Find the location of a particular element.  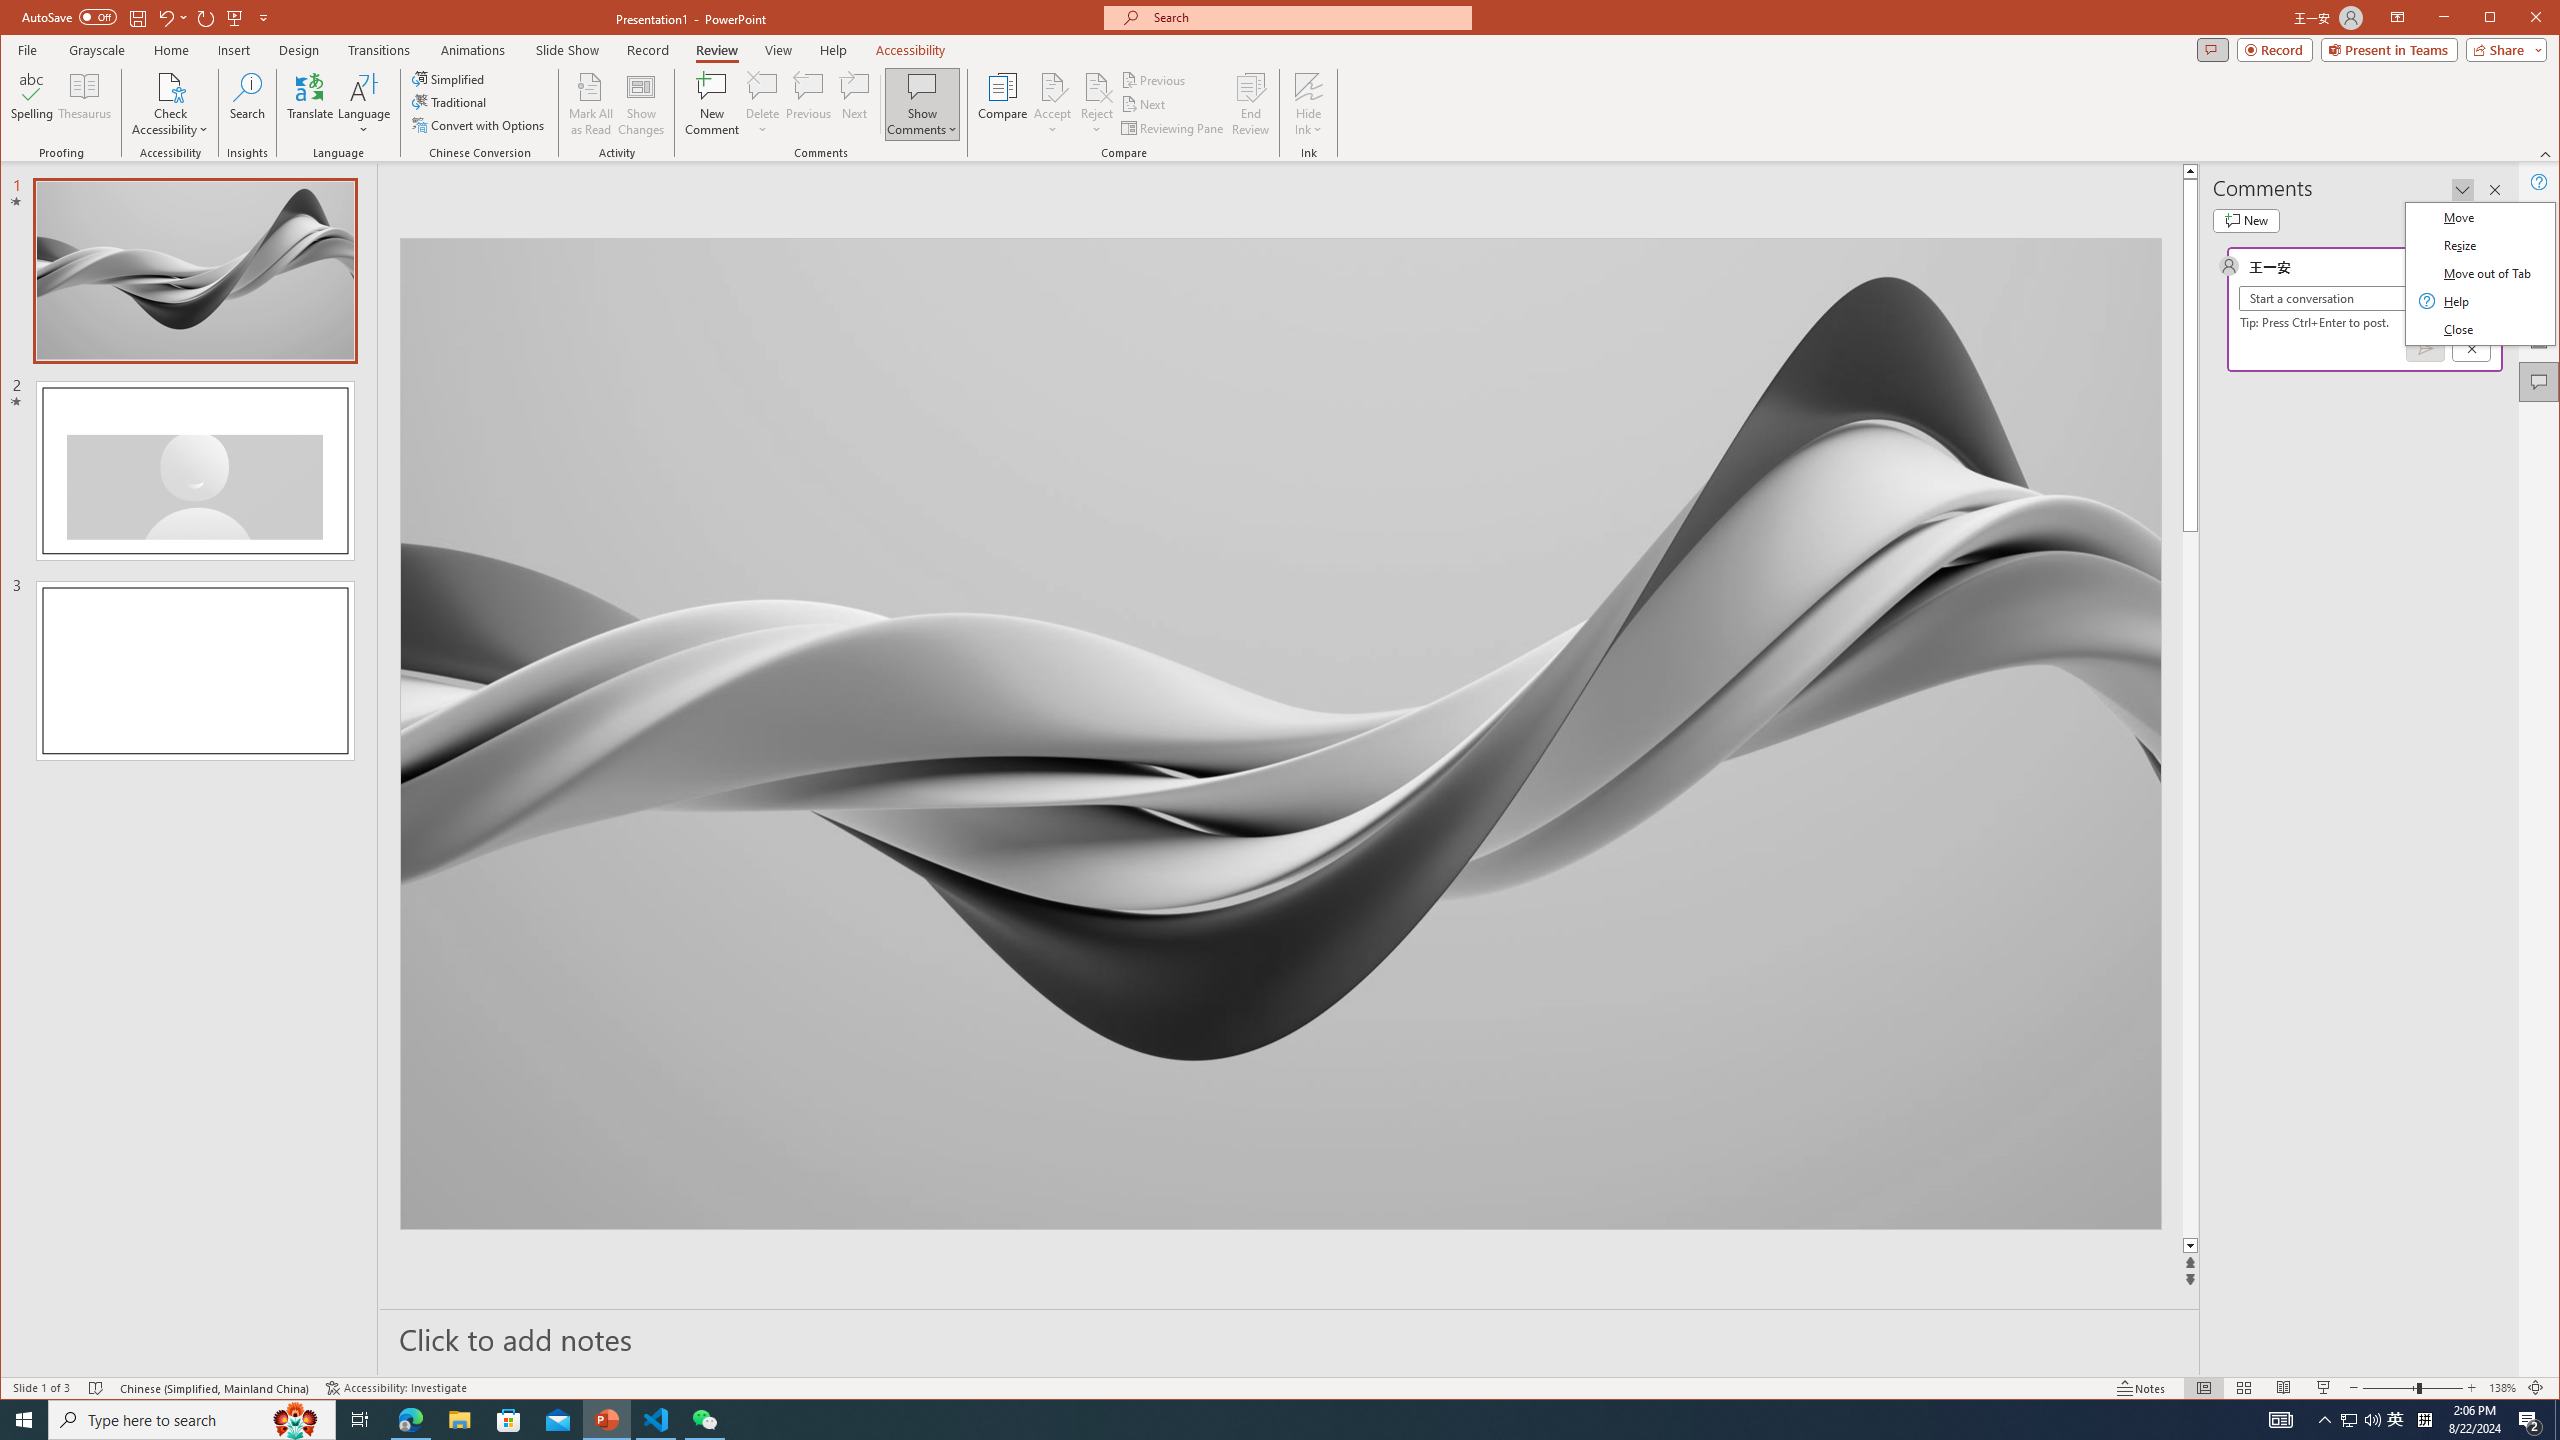

'Mark All as Read' is located at coordinates (591, 103).